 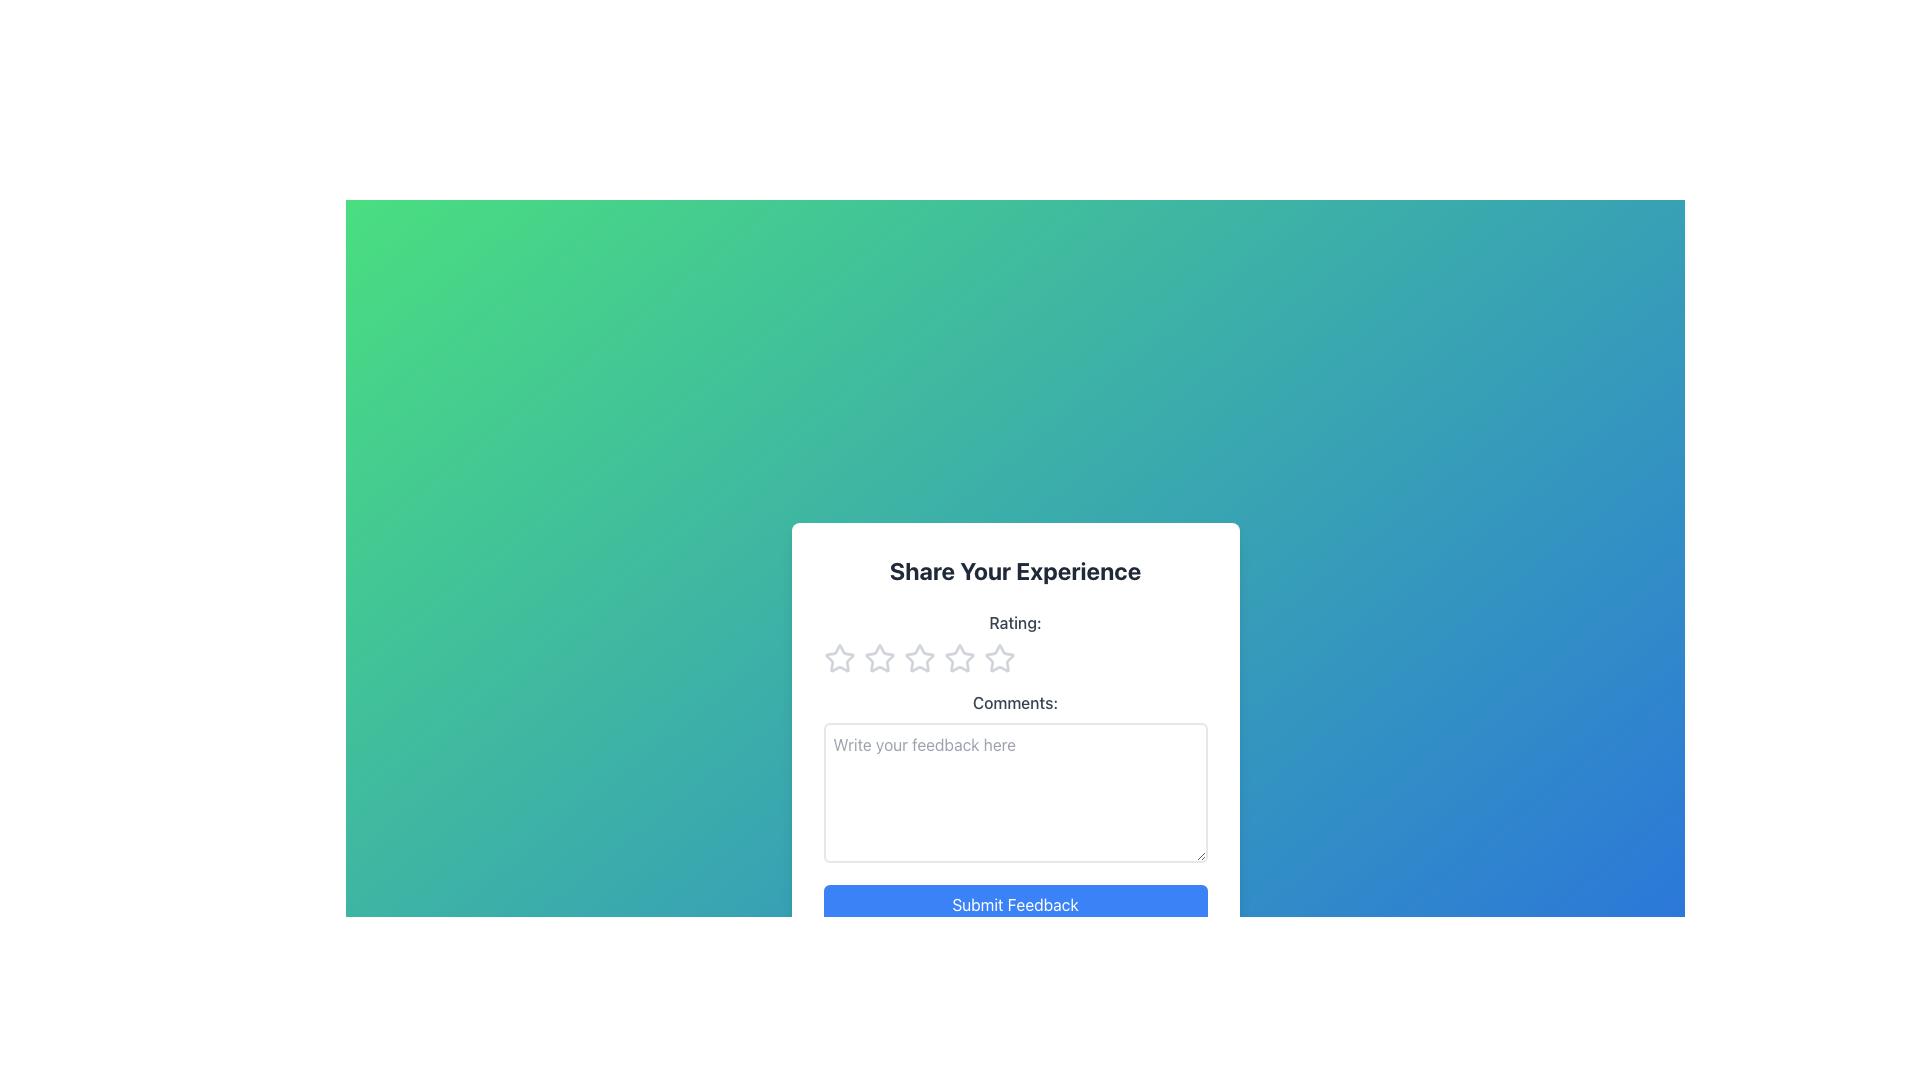 I want to click on the 'Submit Feedback' button, so click(x=1015, y=905).